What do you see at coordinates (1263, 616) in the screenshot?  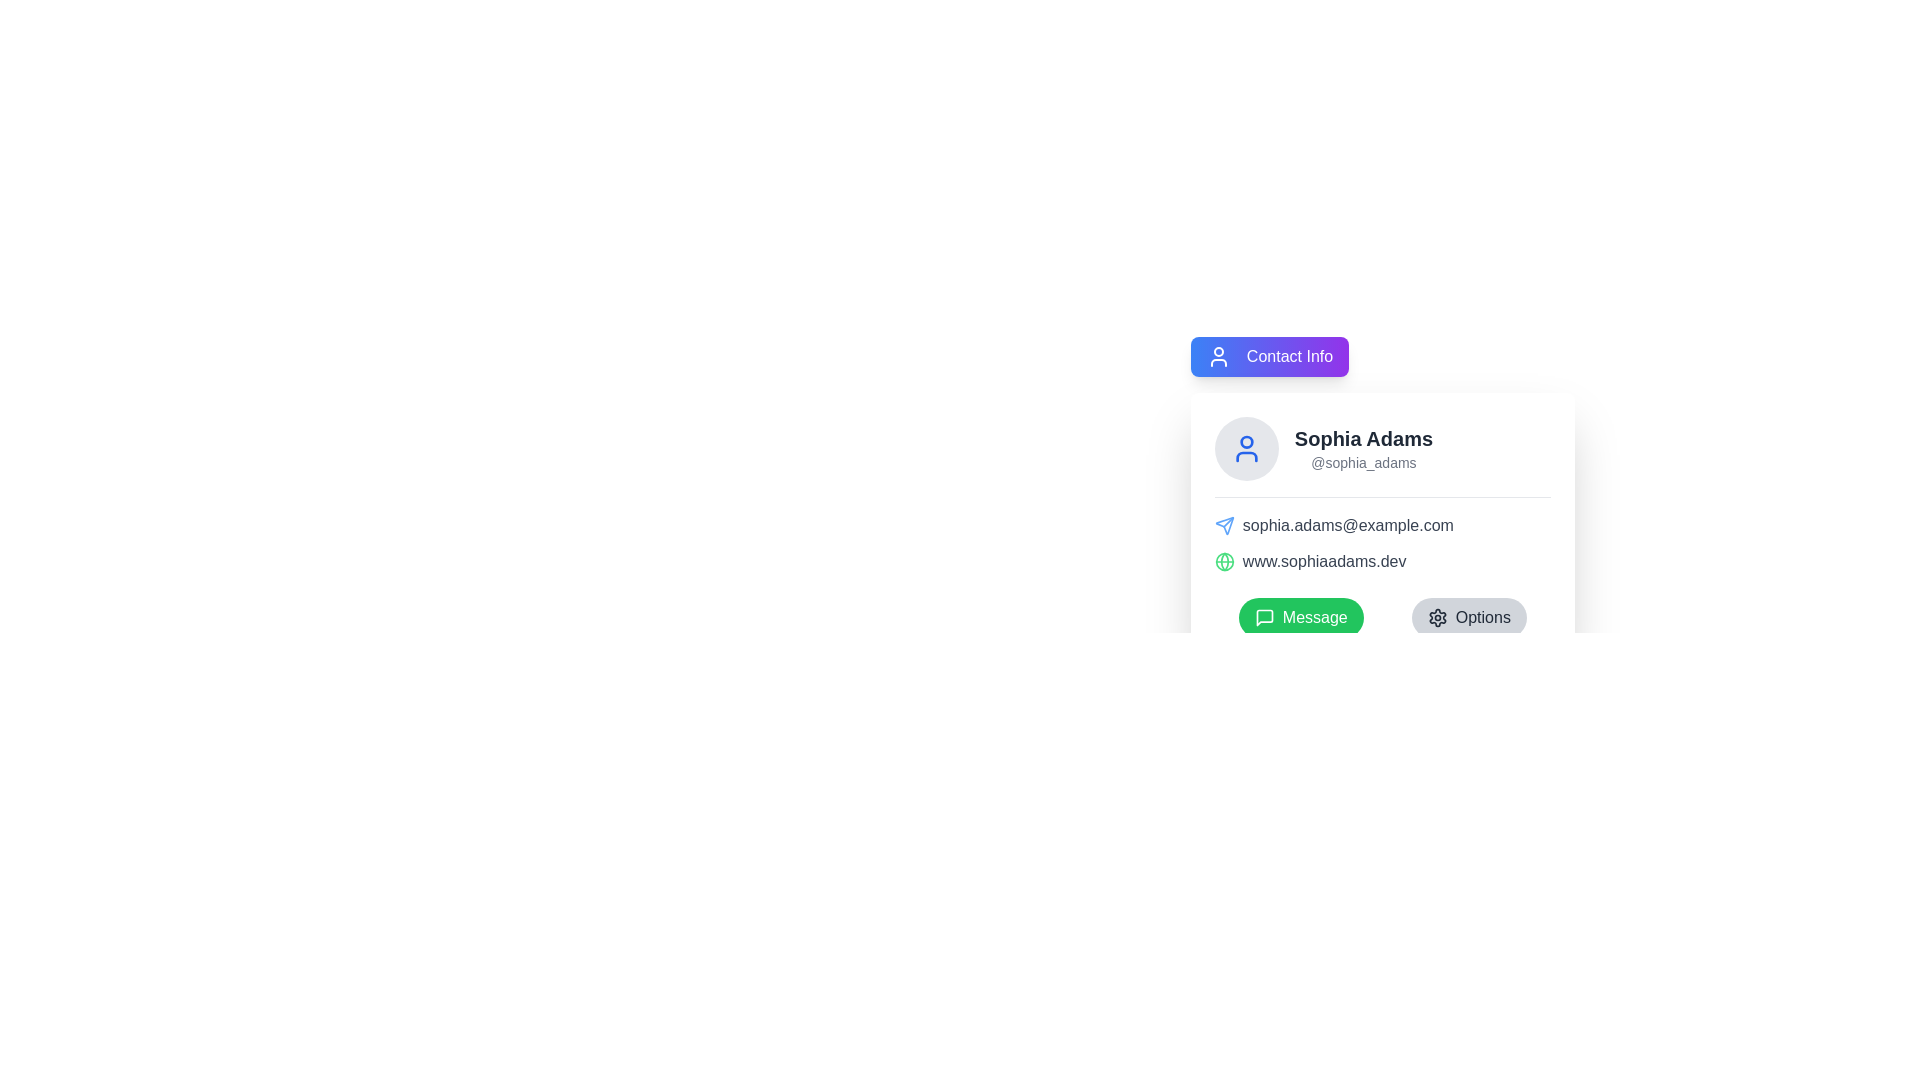 I see `the small green square-shaped icon with a message bubble design, located inside the green button labeled 'Message' at the bottom-left of the user profile section` at bounding box center [1263, 616].